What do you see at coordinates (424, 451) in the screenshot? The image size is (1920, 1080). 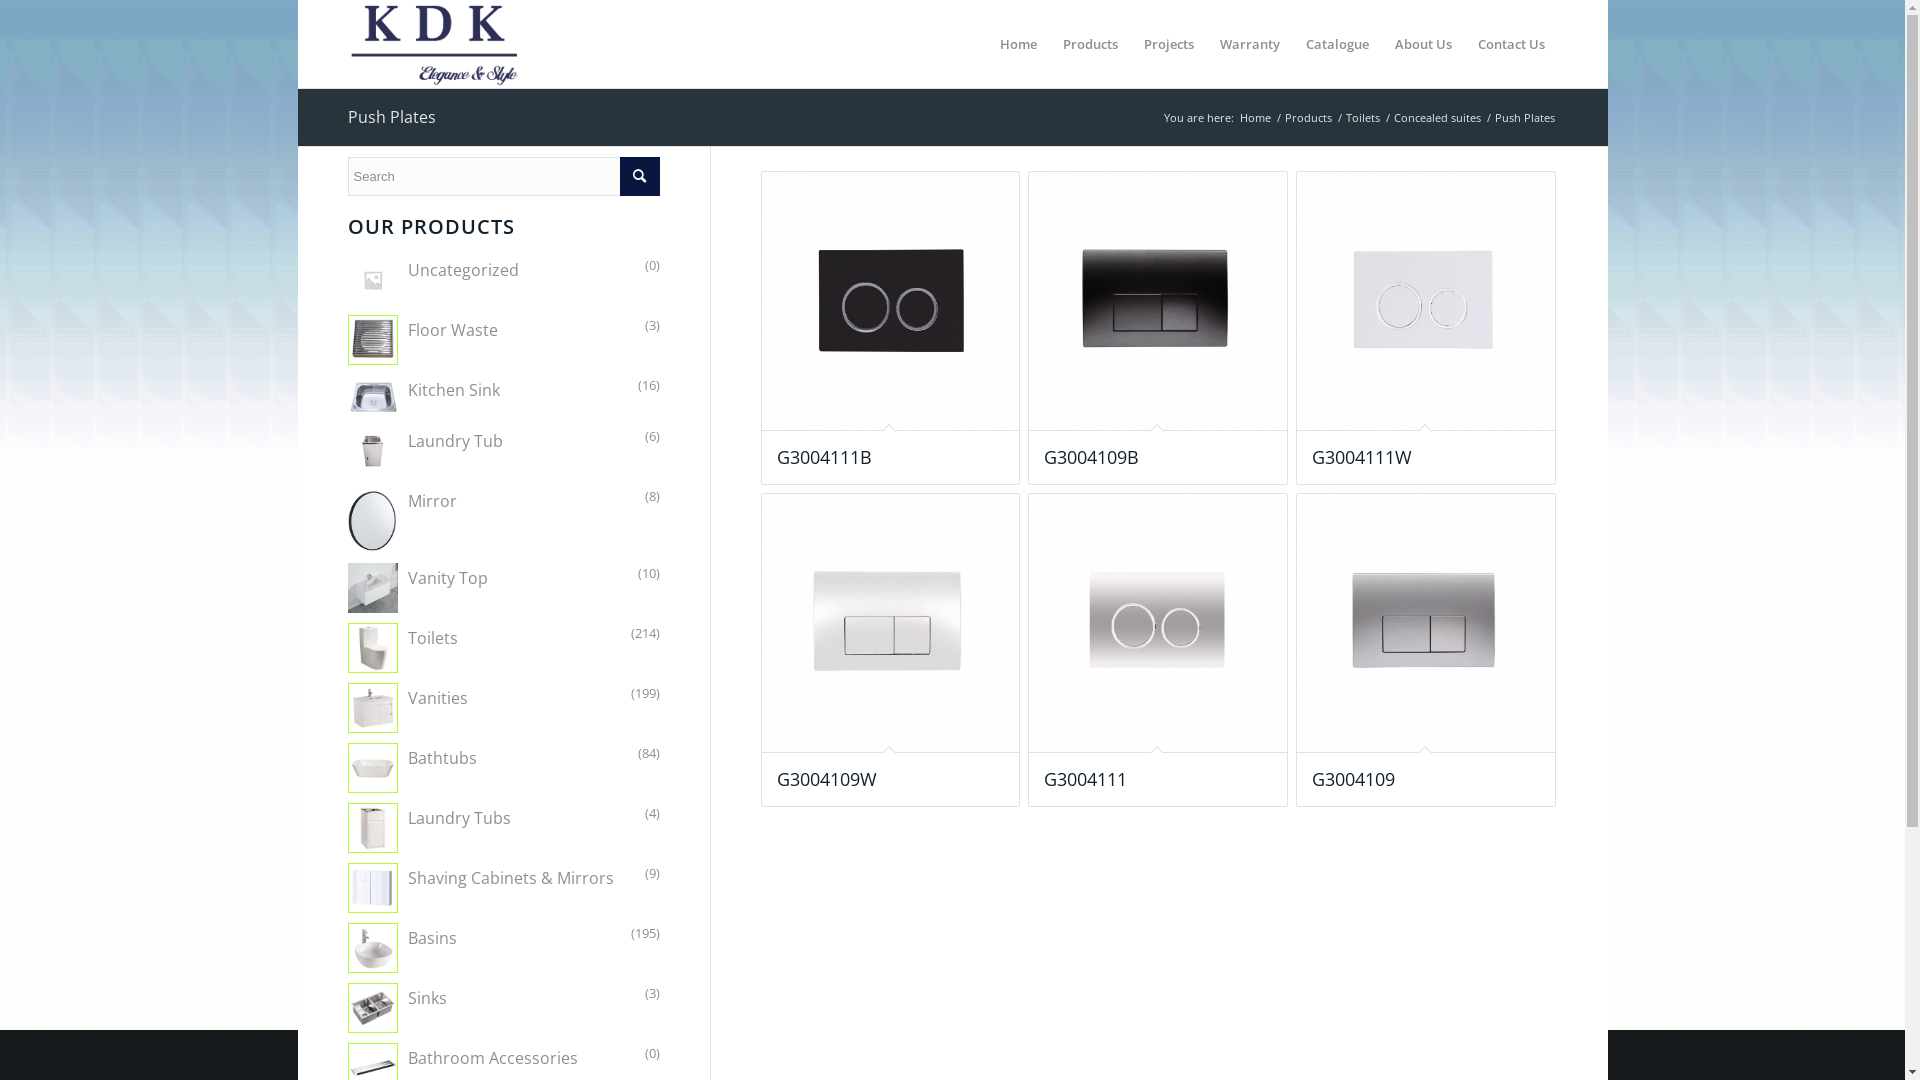 I see `'Laundry Tub'` at bounding box center [424, 451].